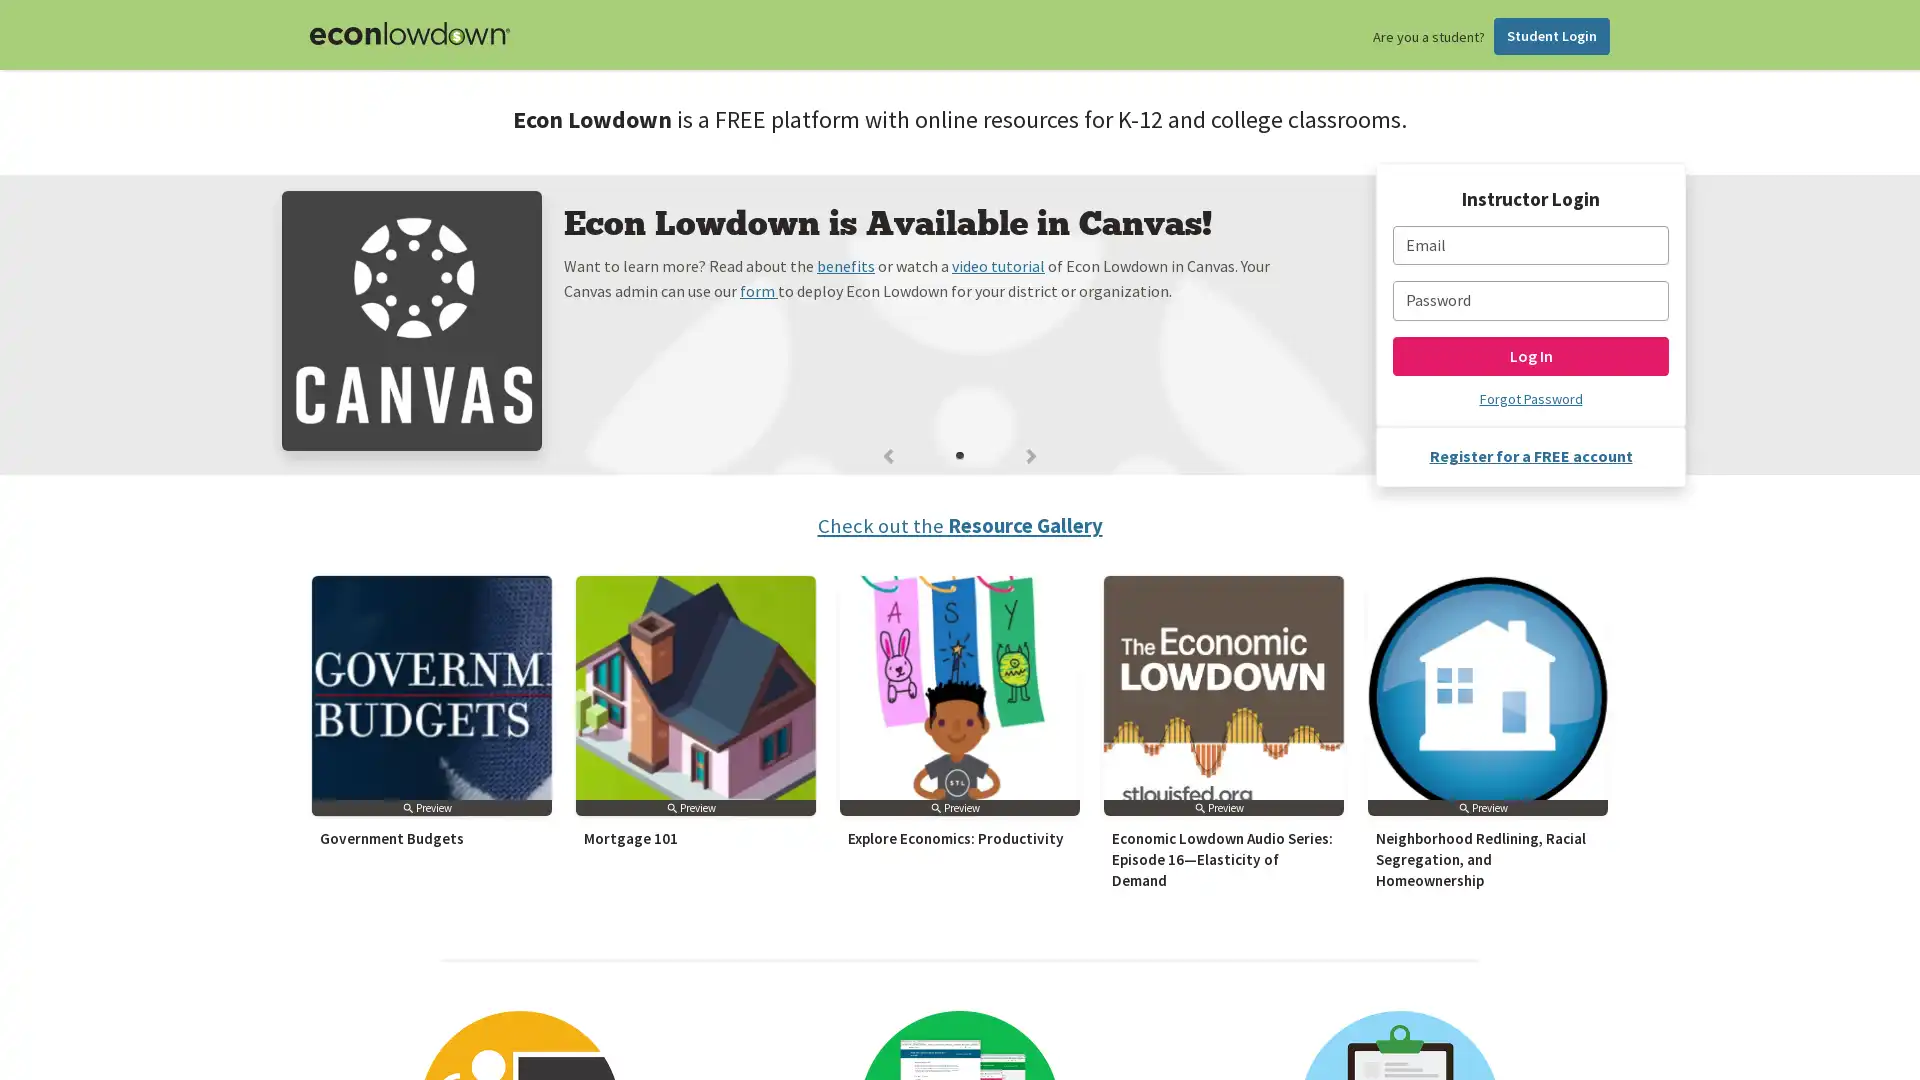 This screenshot has width=1920, height=1080. Describe the element at coordinates (887, 455) in the screenshot. I see `Previous` at that location.